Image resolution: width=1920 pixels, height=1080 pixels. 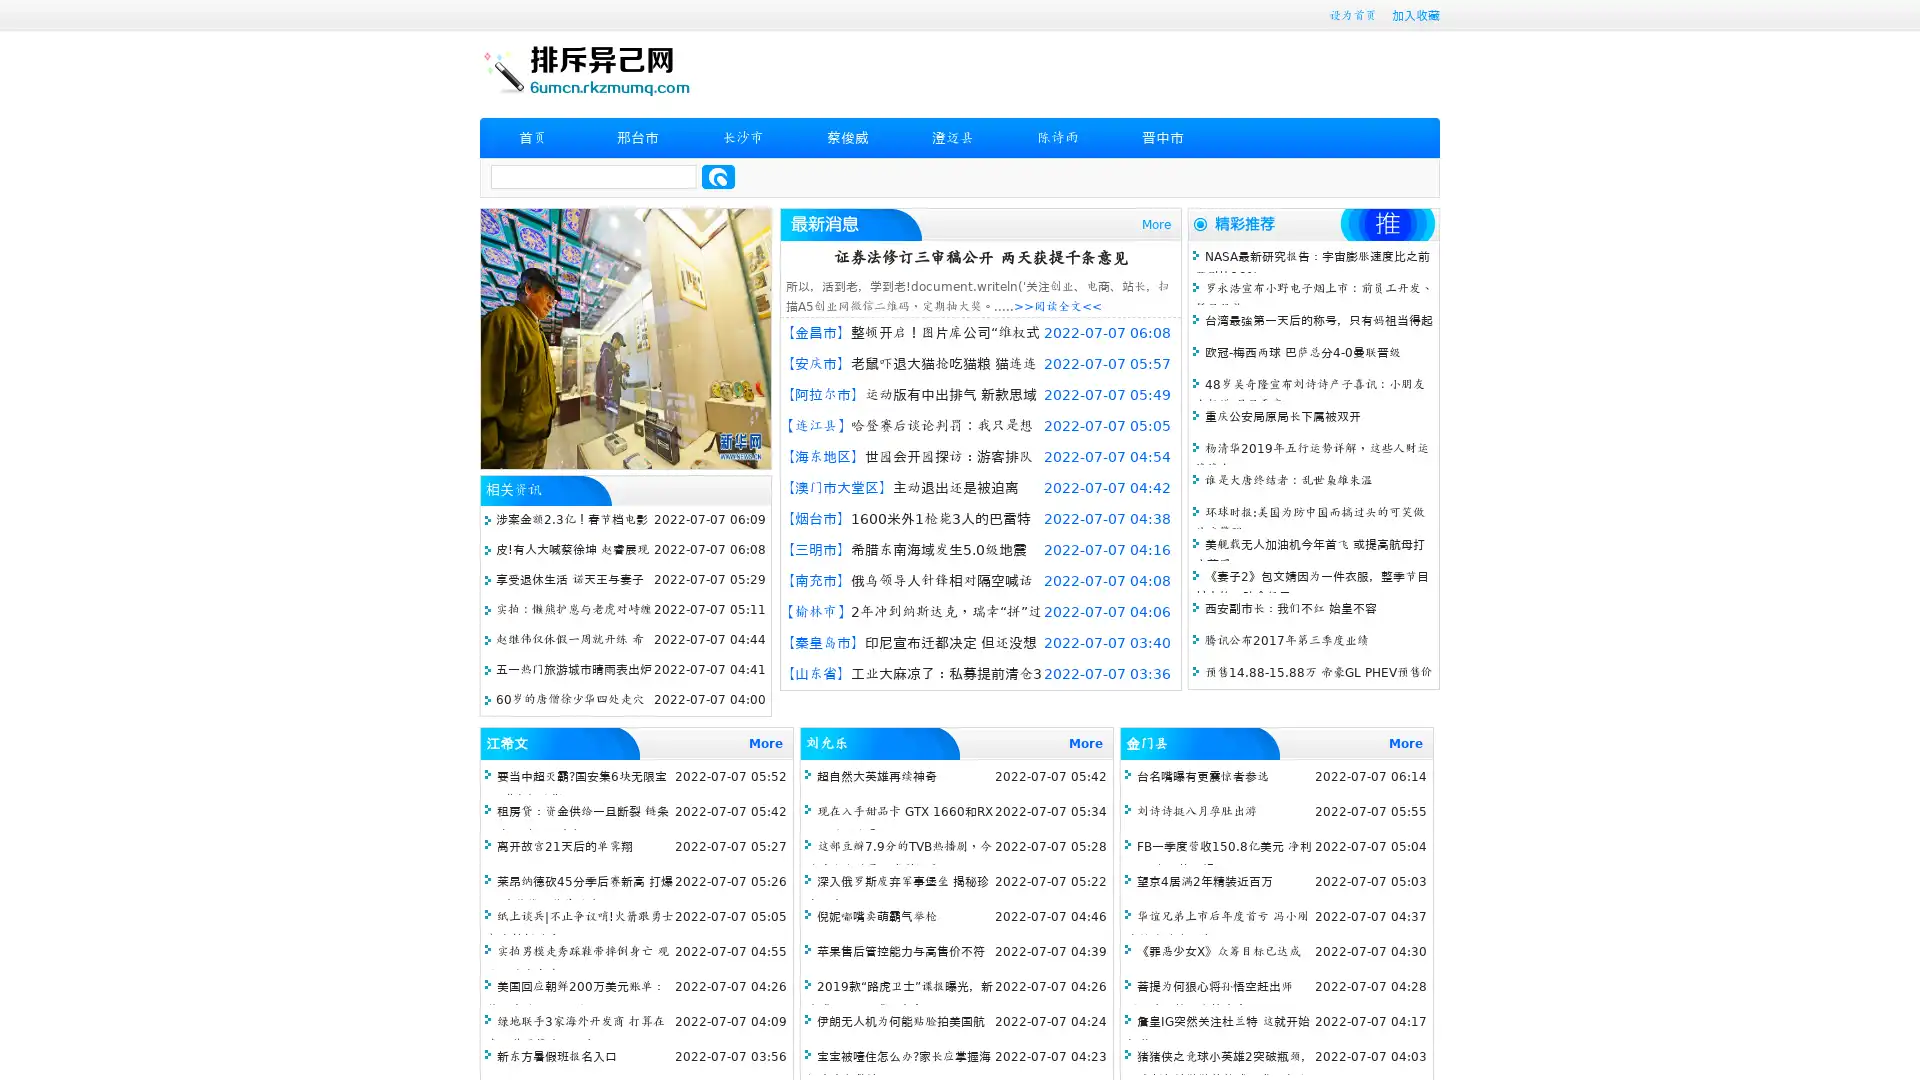 What do you see at coordinates (718, 176) in the screenshot?
I see `Search` at bounding box center [718, 176].